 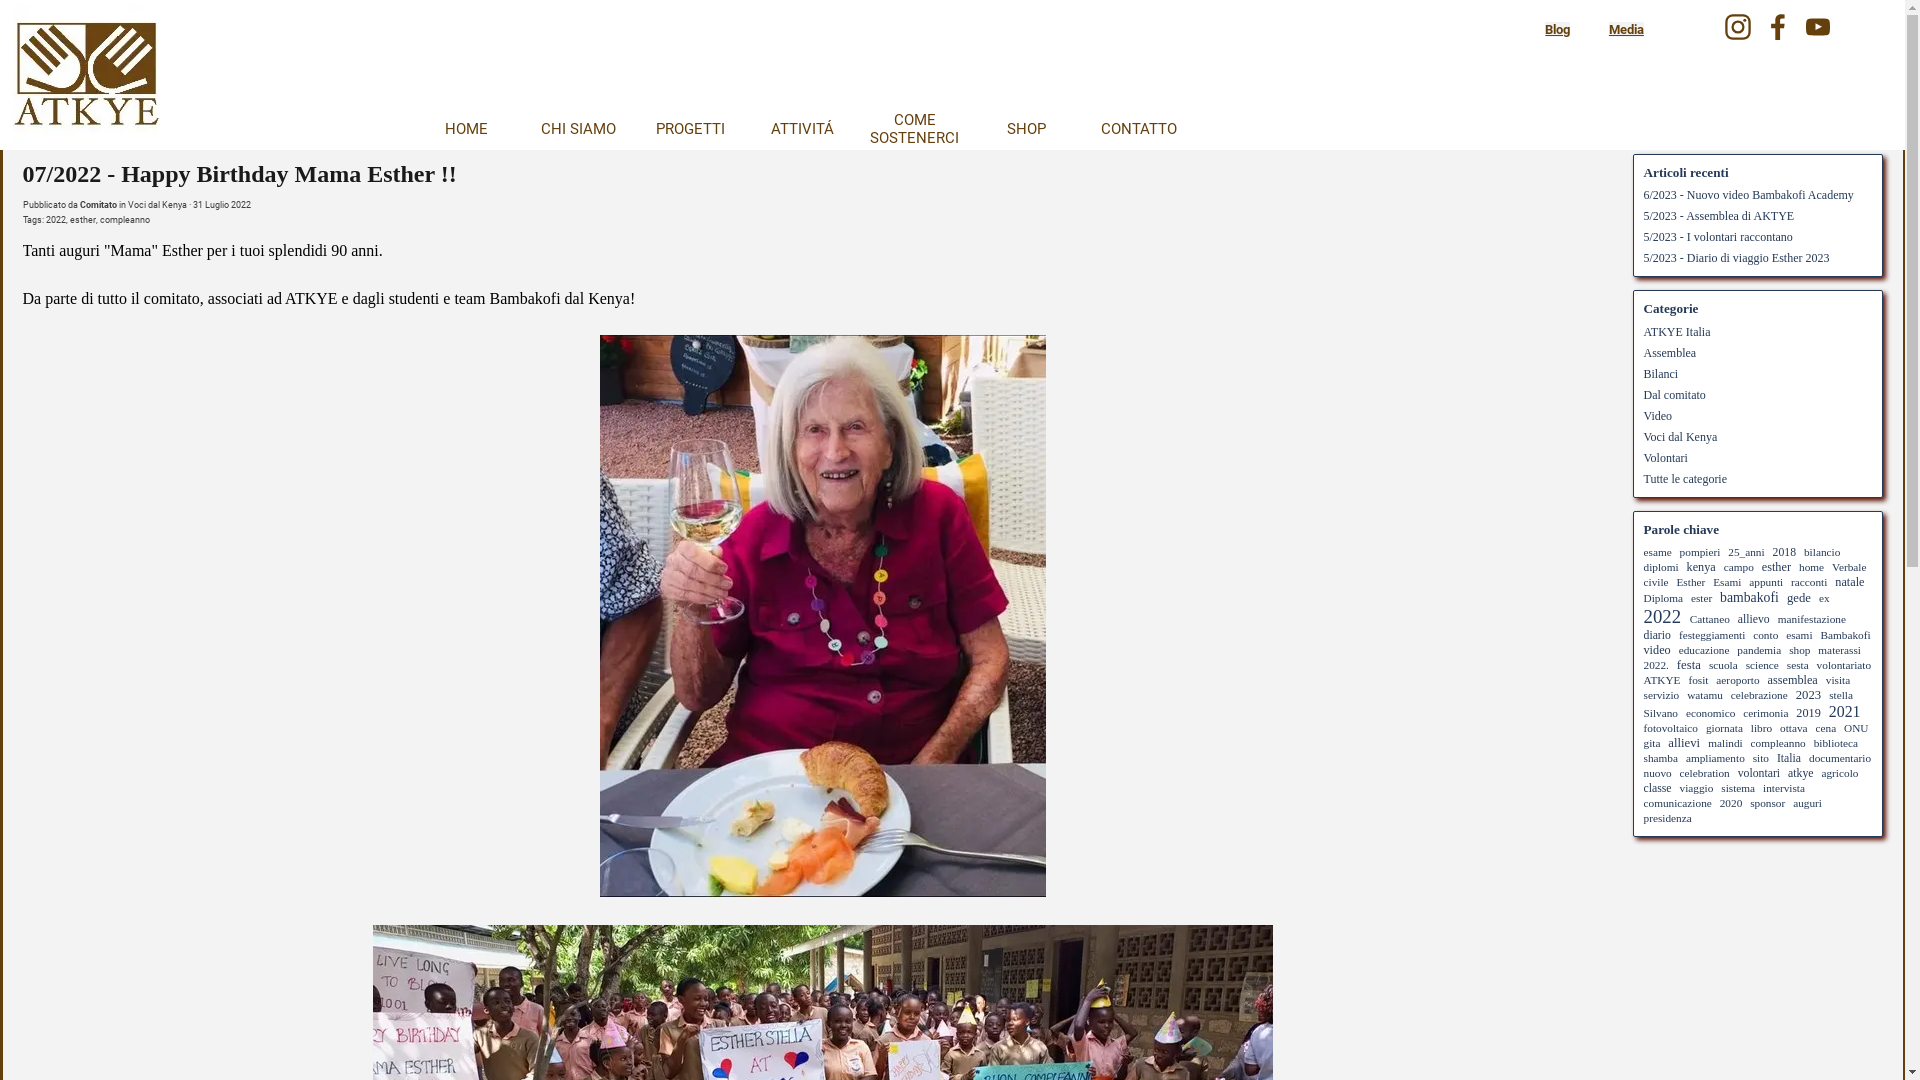 What do you see at coordinates (1718, 216) in the screenshot?
I see `'5/2023 - Assemblea di AKTYE'` at bounding box center [1718, 216].